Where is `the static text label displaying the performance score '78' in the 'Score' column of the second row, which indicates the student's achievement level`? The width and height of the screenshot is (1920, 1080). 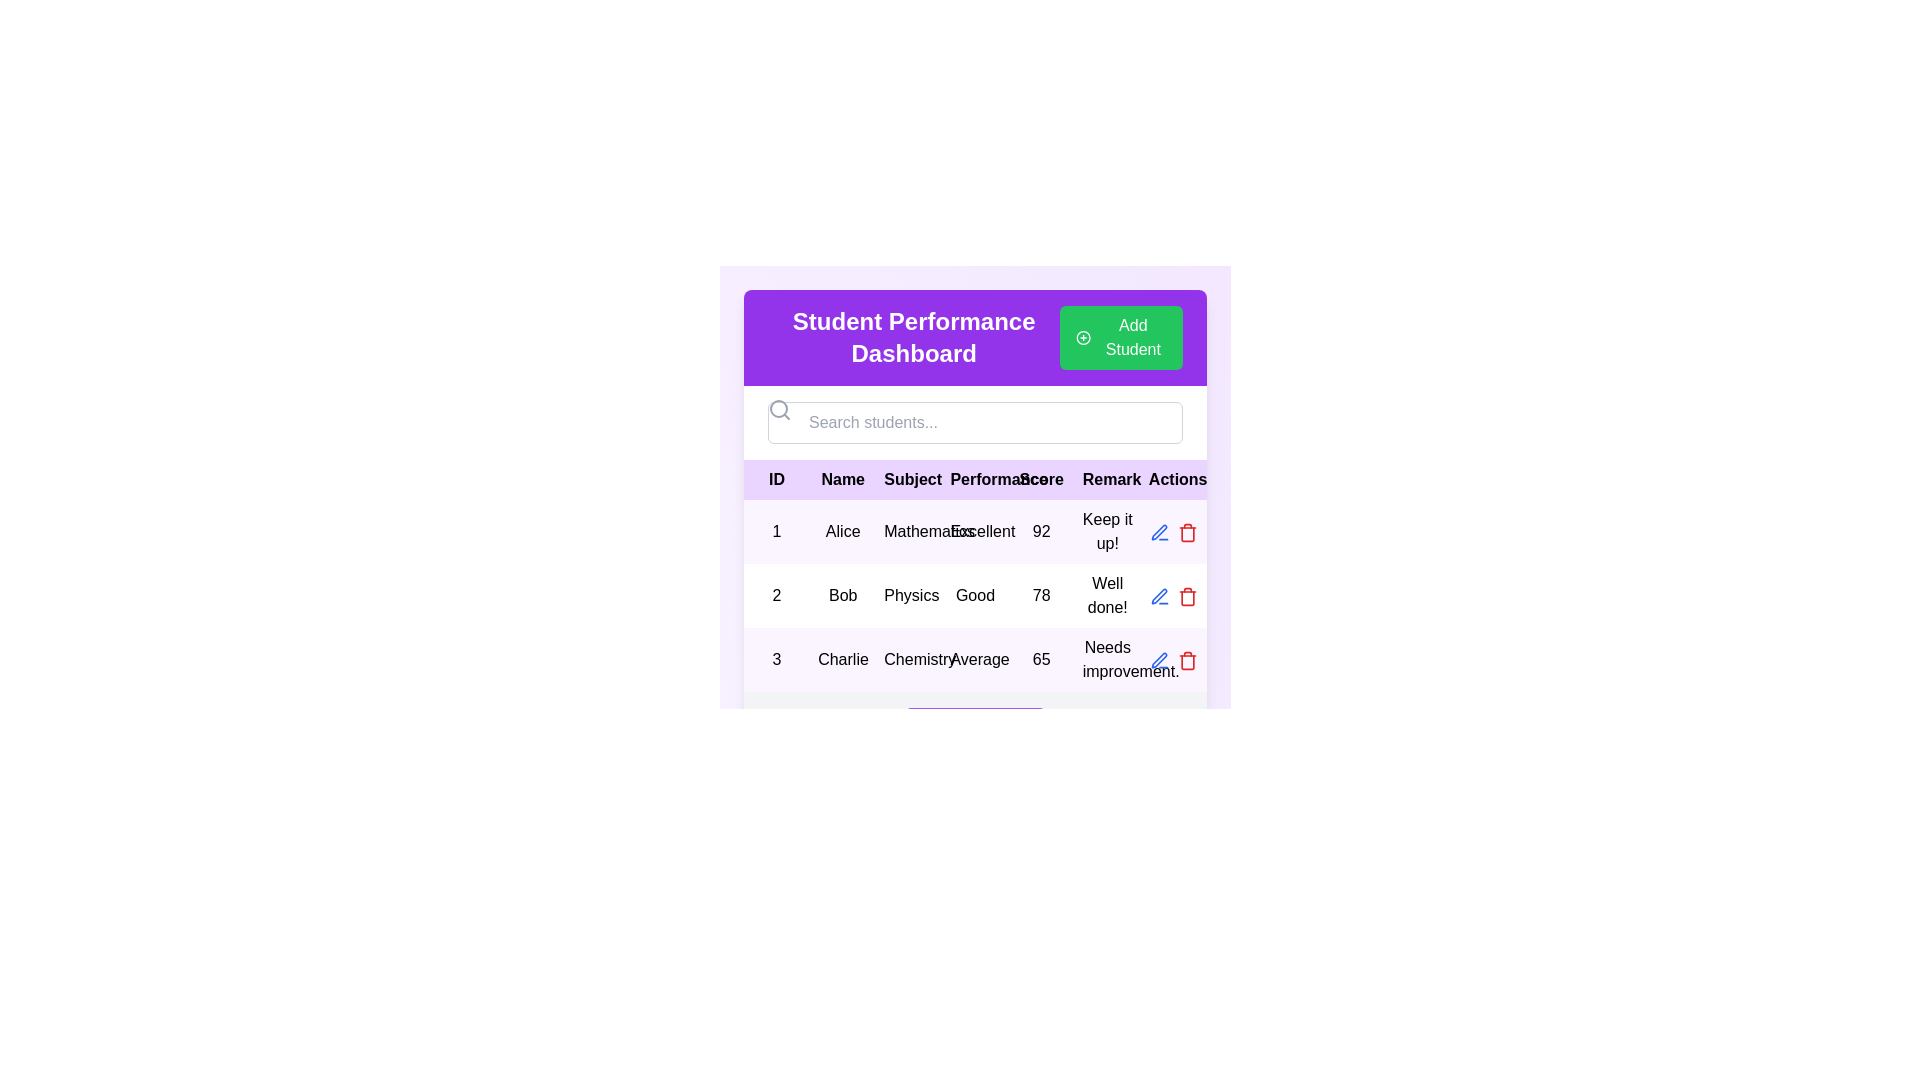
the static text label displaying the performance score '78' in the 'Score' column of the second row, which indicates the student's achievement level is located at coordinates (1040, 595).